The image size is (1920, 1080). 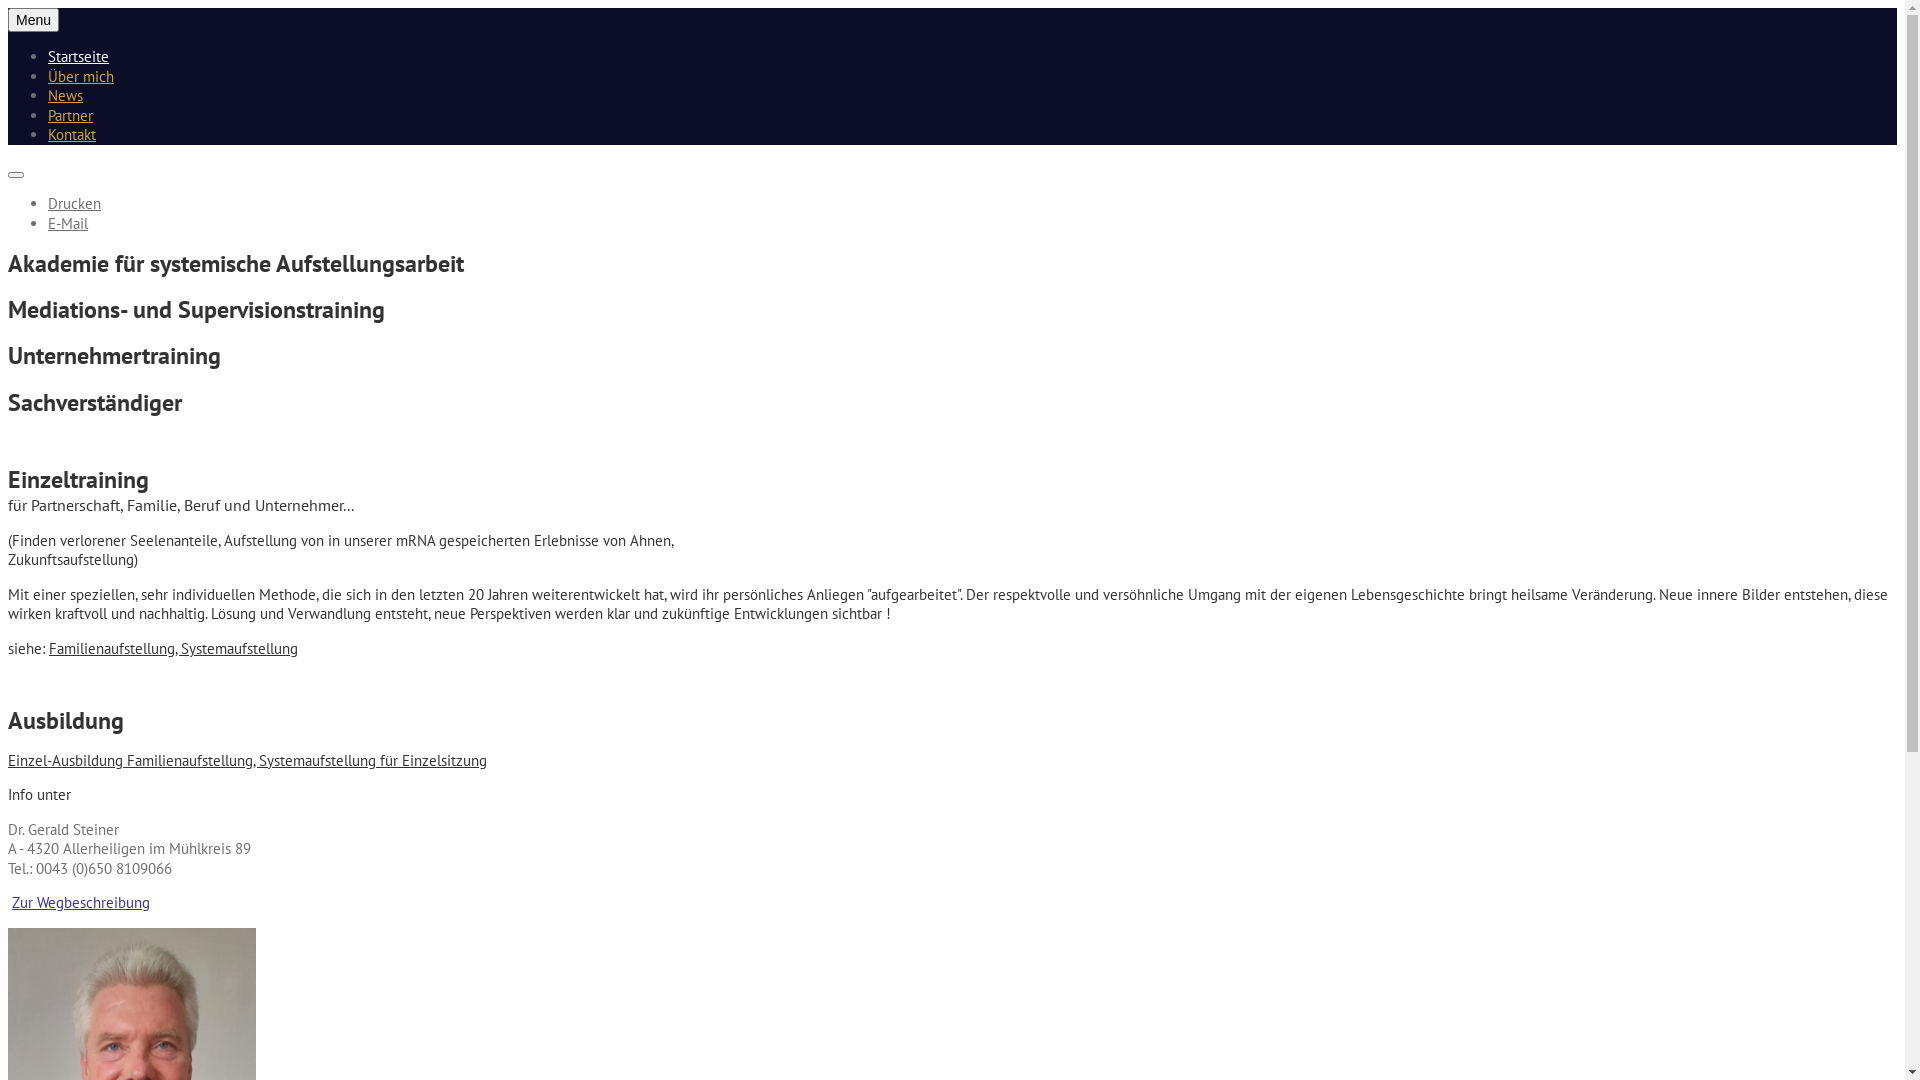 What do you see at coordinates (72, 134) in the screenshot?
I see `'Kontakt'` at bounding box center [72, 134].